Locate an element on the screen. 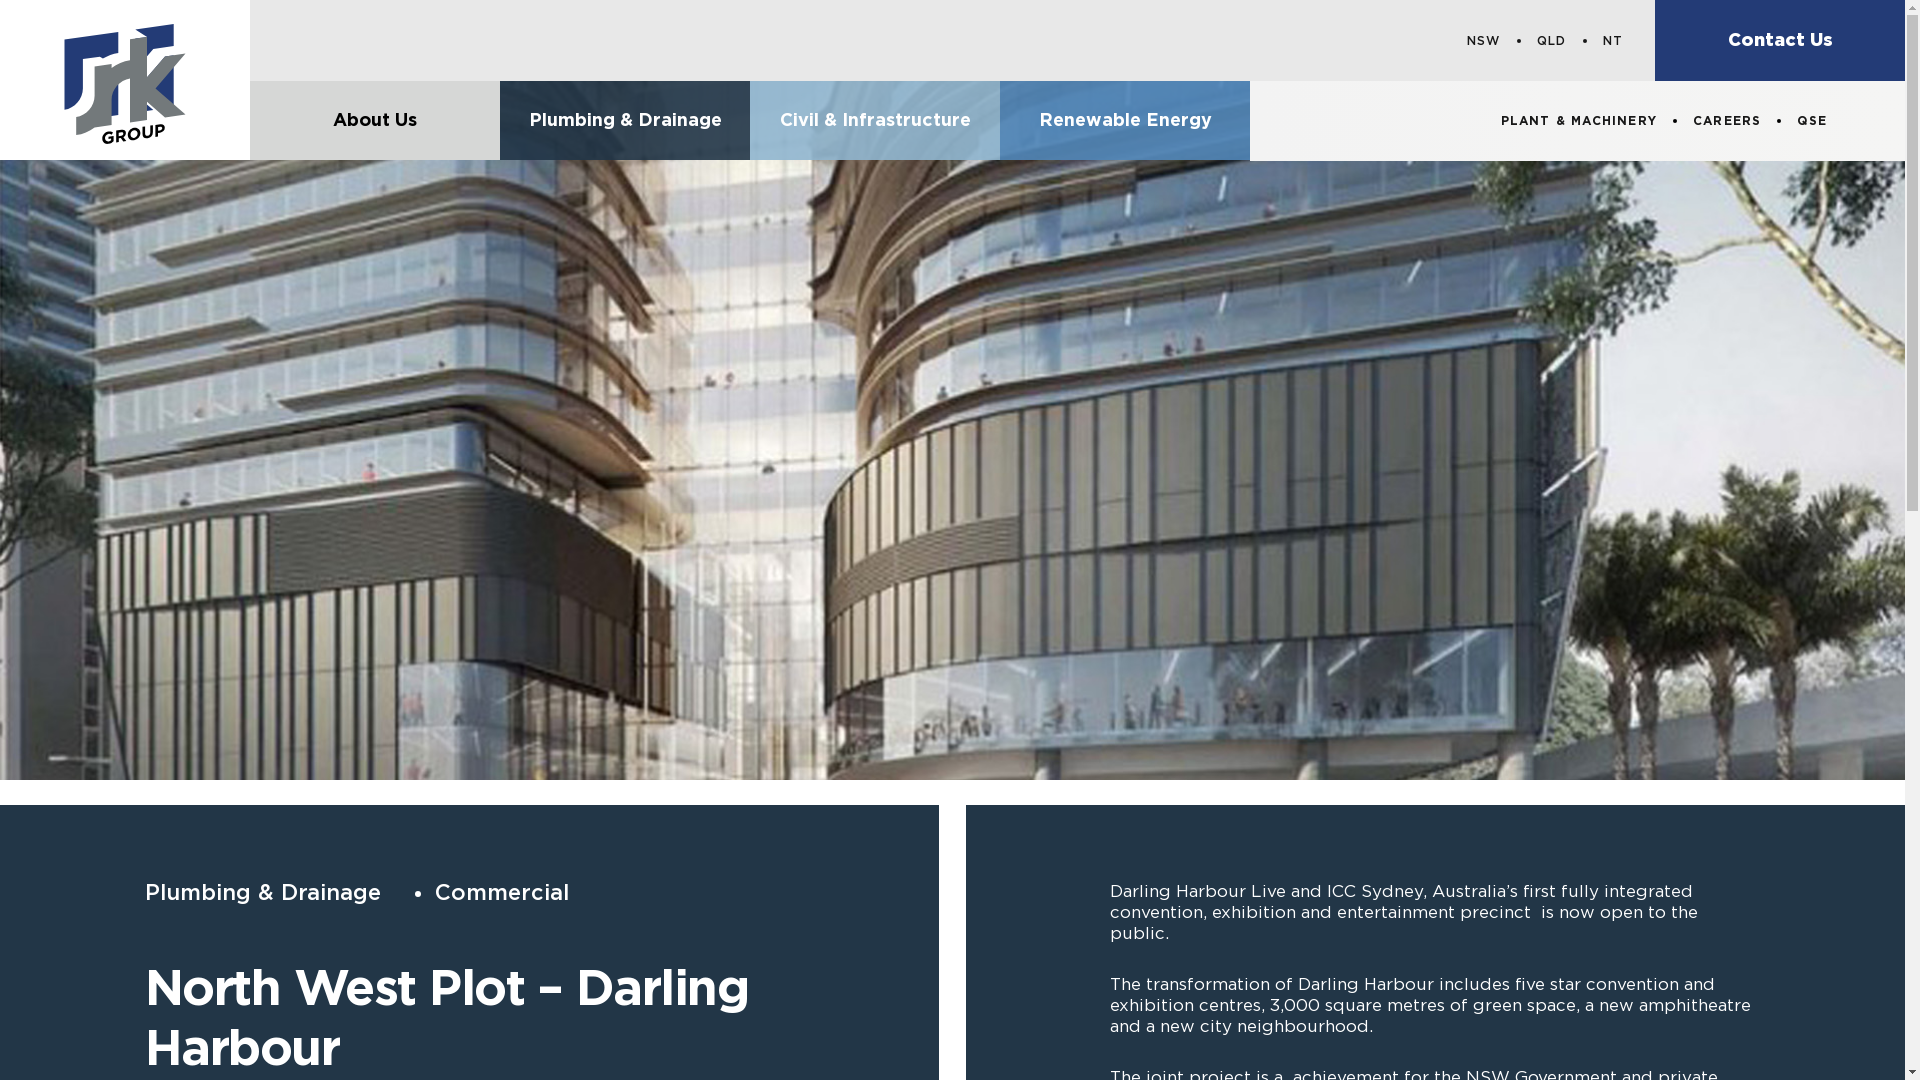 This screenshot has height=1080, width=1920. 'Renewable Energy' is located at coordinates (1124, 120).